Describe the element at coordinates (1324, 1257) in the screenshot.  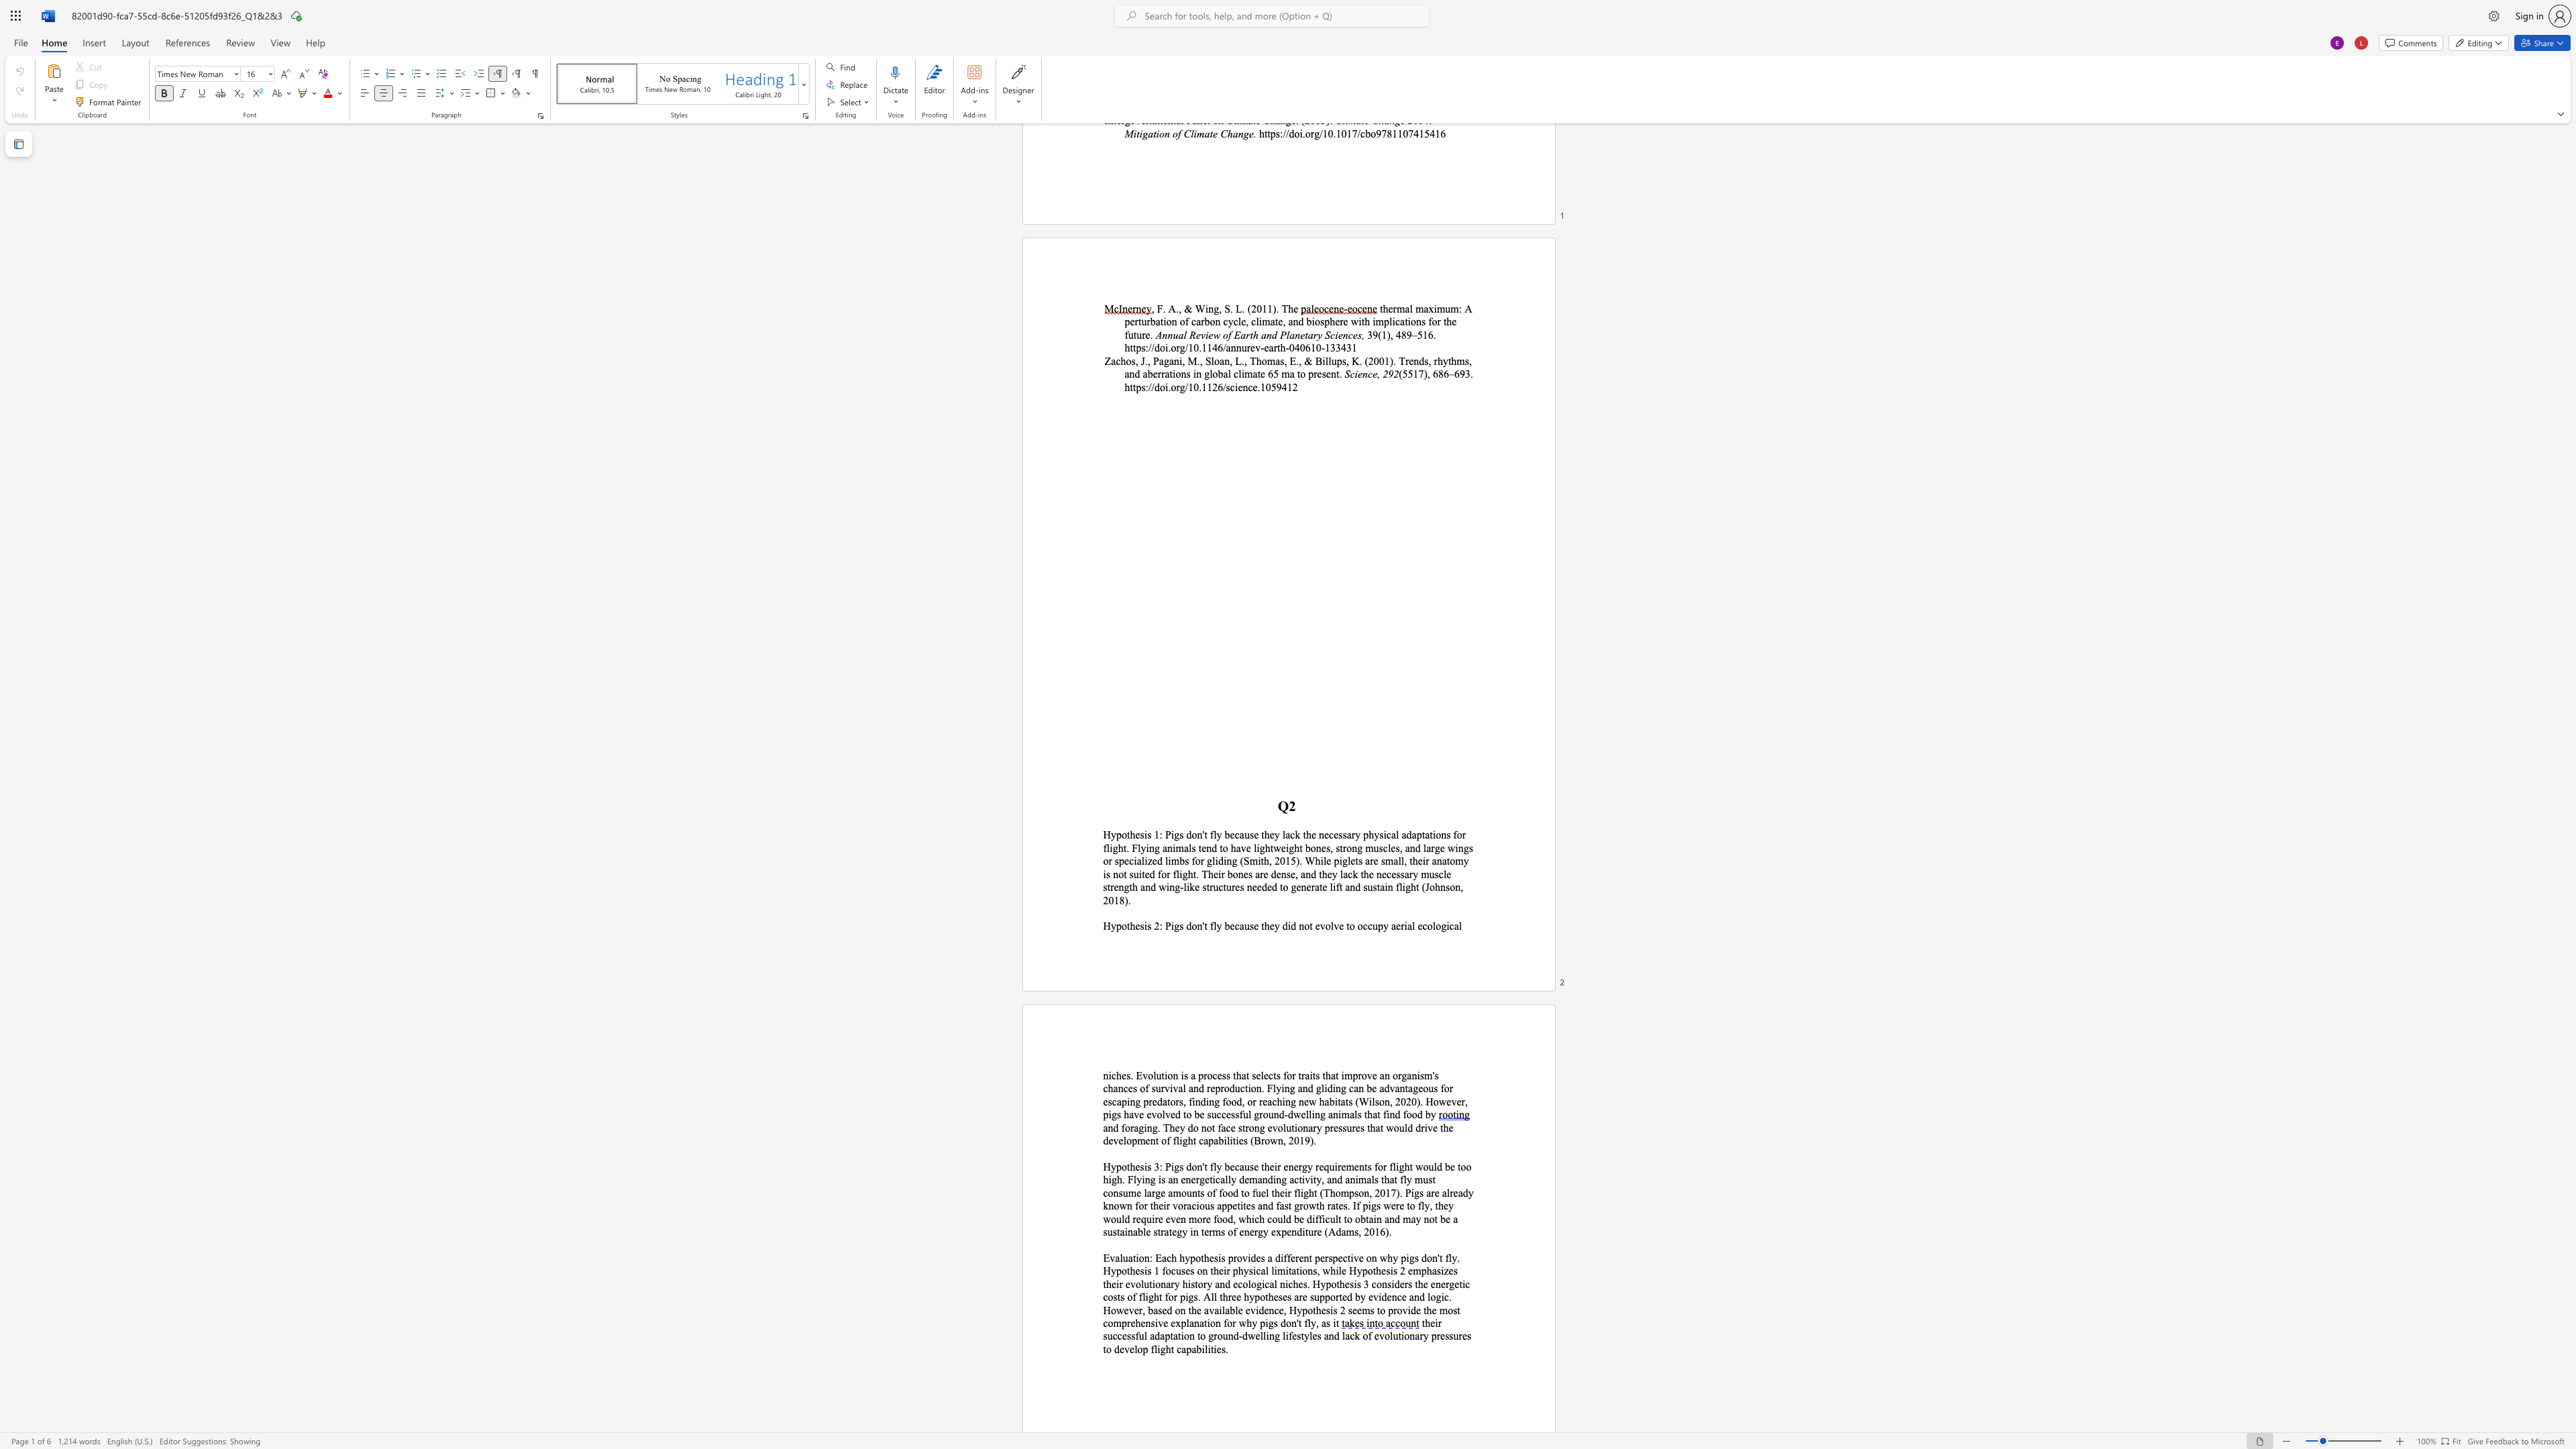
I see `the subset text "rsp" within the text "a different perspective"` at that location.